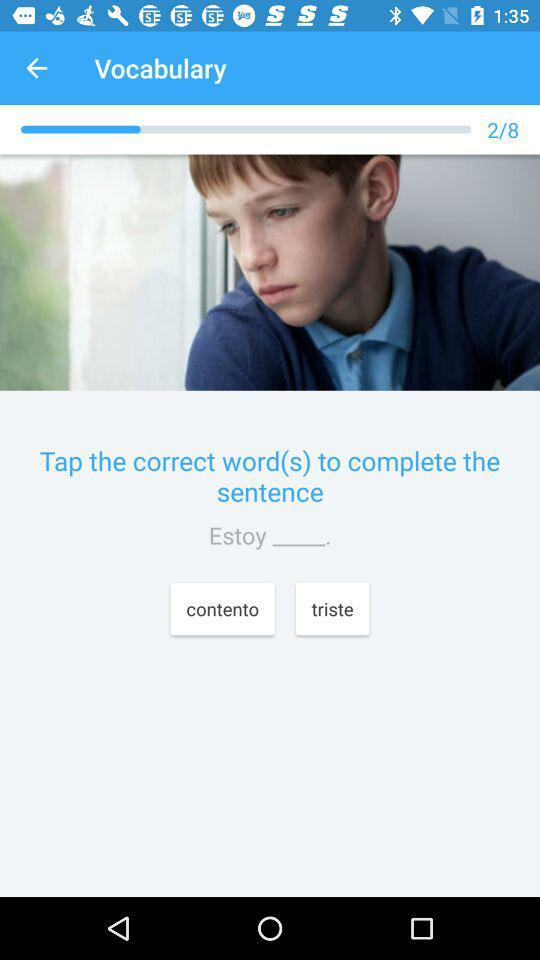 The image size is (540, 960). What do you see at coordinates (36, 68) in the screenshot?
I see `app to the left of vocabulary item` at bounding box center [36, 68].